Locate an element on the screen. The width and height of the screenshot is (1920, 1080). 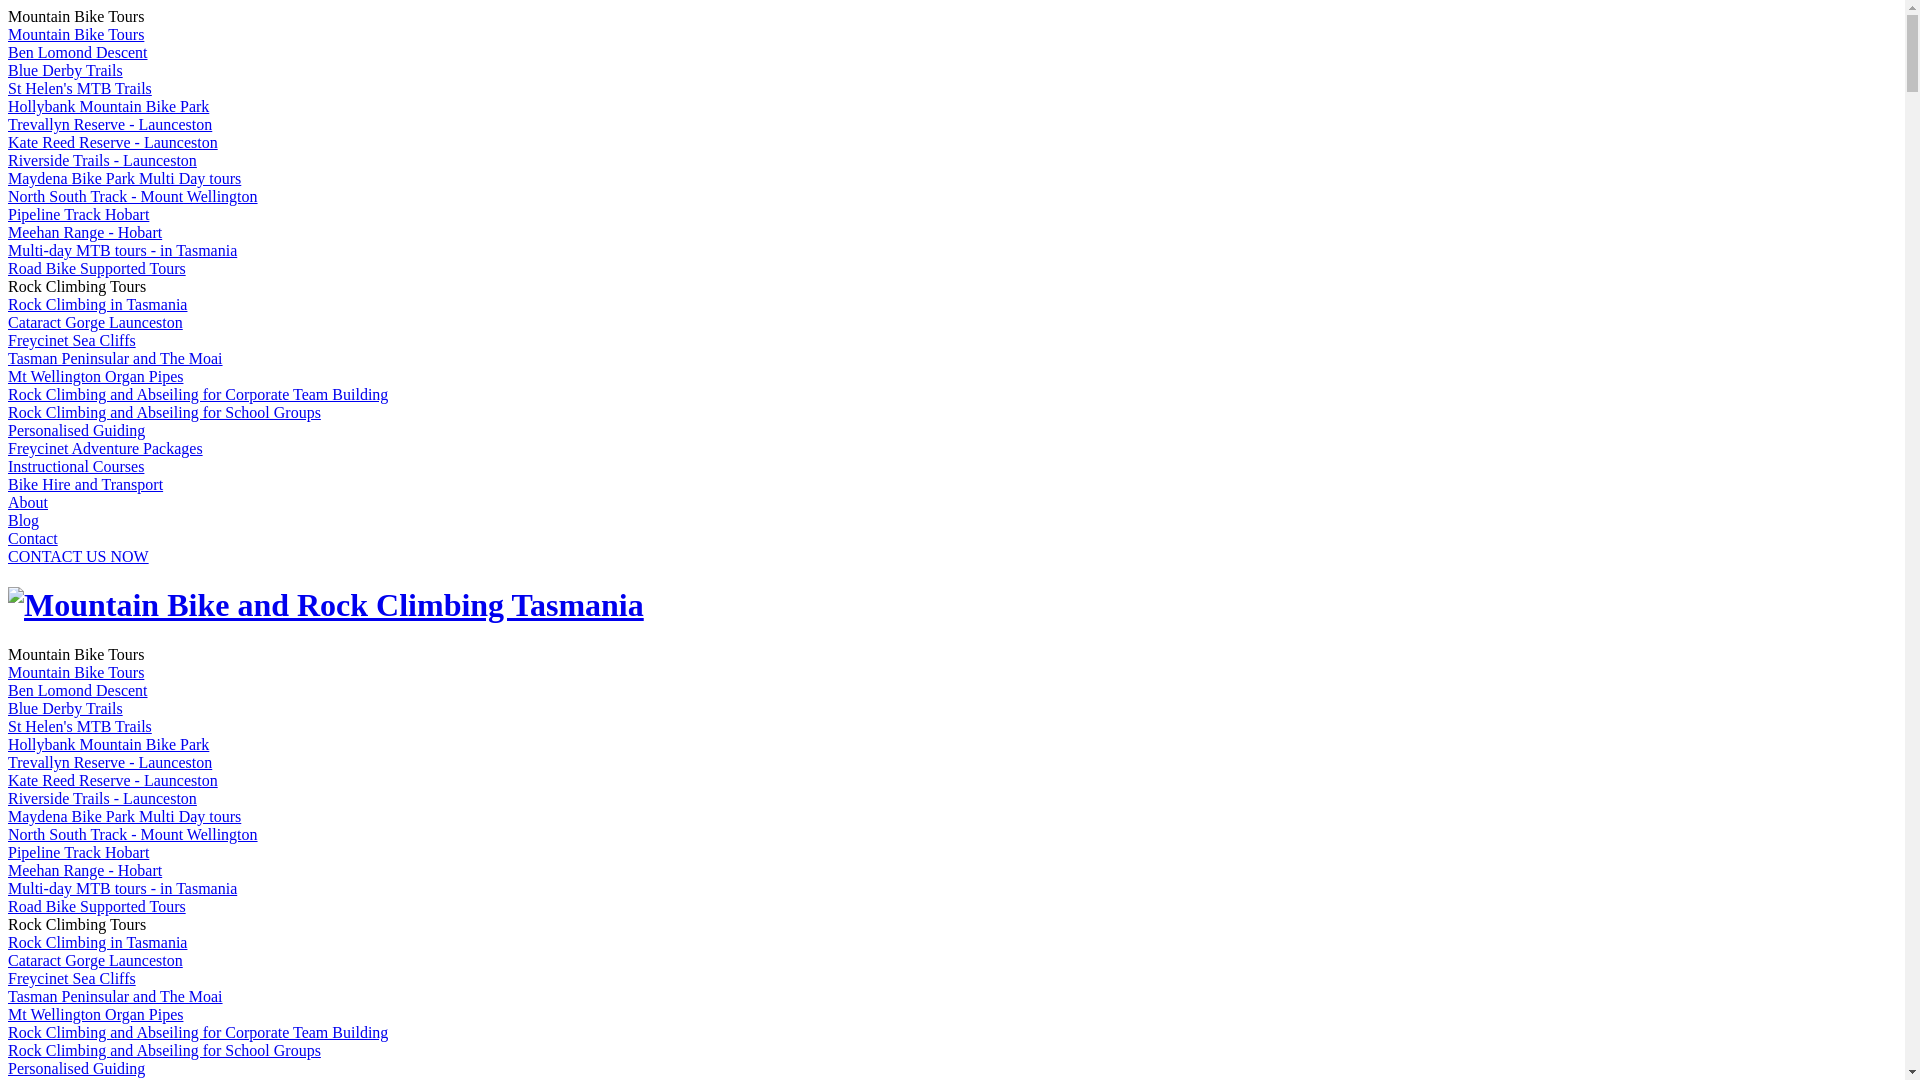
'Contact' is located at coordinates (33, 537).